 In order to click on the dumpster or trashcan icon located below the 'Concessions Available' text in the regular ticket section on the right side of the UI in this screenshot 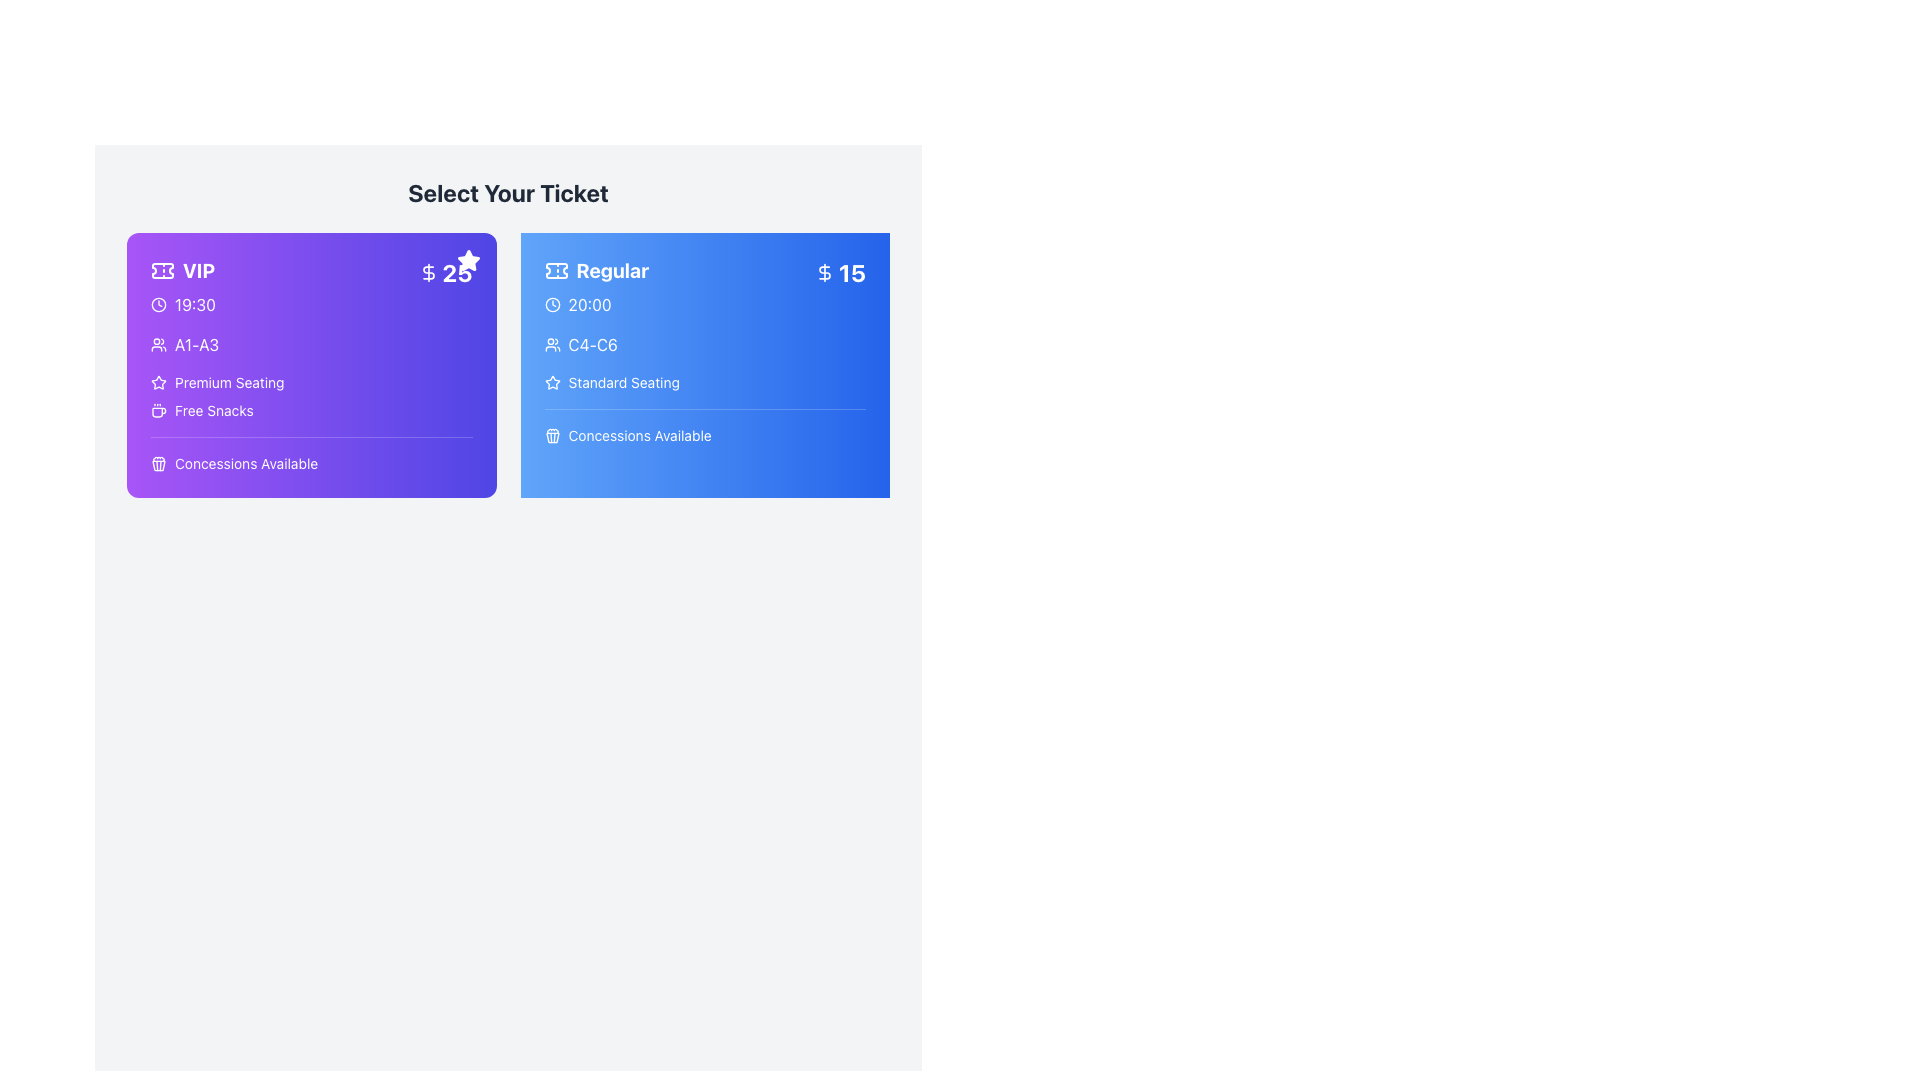, I will do `click(552, 437)`.